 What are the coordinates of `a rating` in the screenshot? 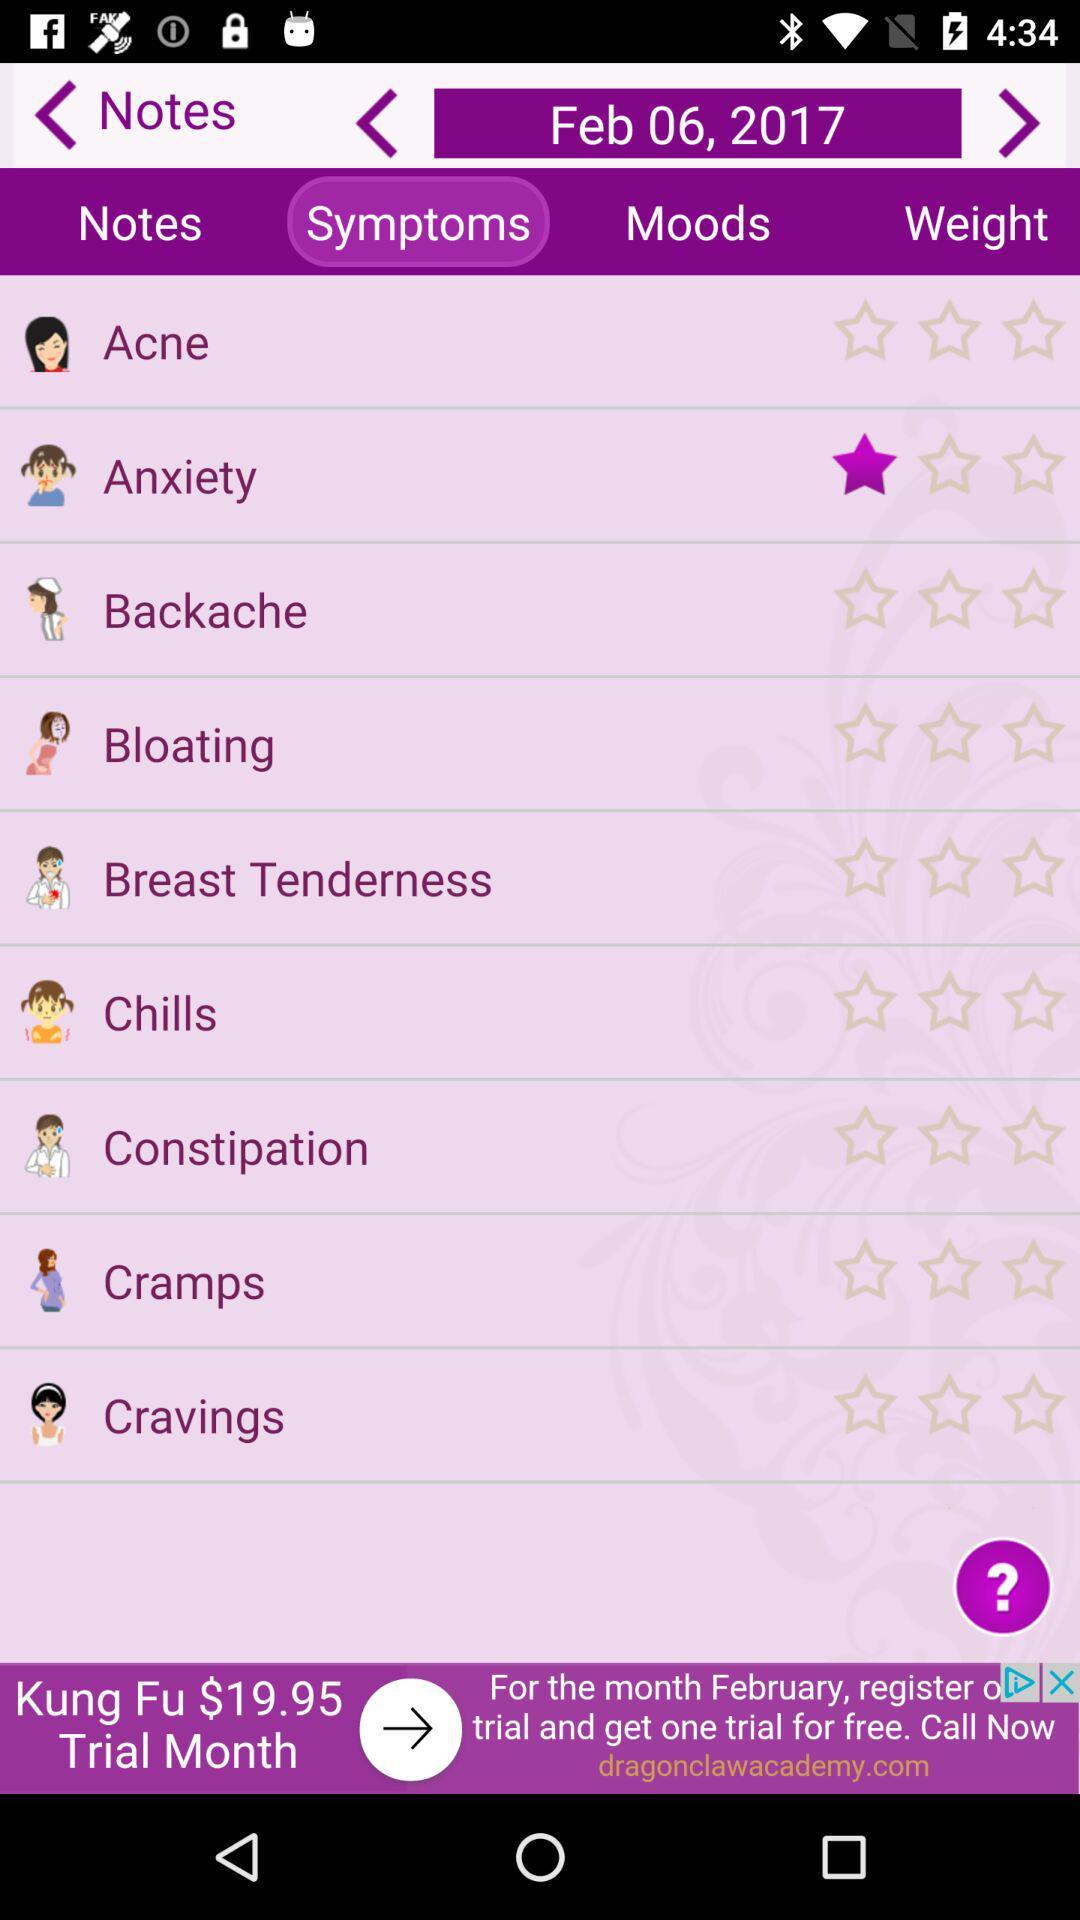 It's located at (947, 742).